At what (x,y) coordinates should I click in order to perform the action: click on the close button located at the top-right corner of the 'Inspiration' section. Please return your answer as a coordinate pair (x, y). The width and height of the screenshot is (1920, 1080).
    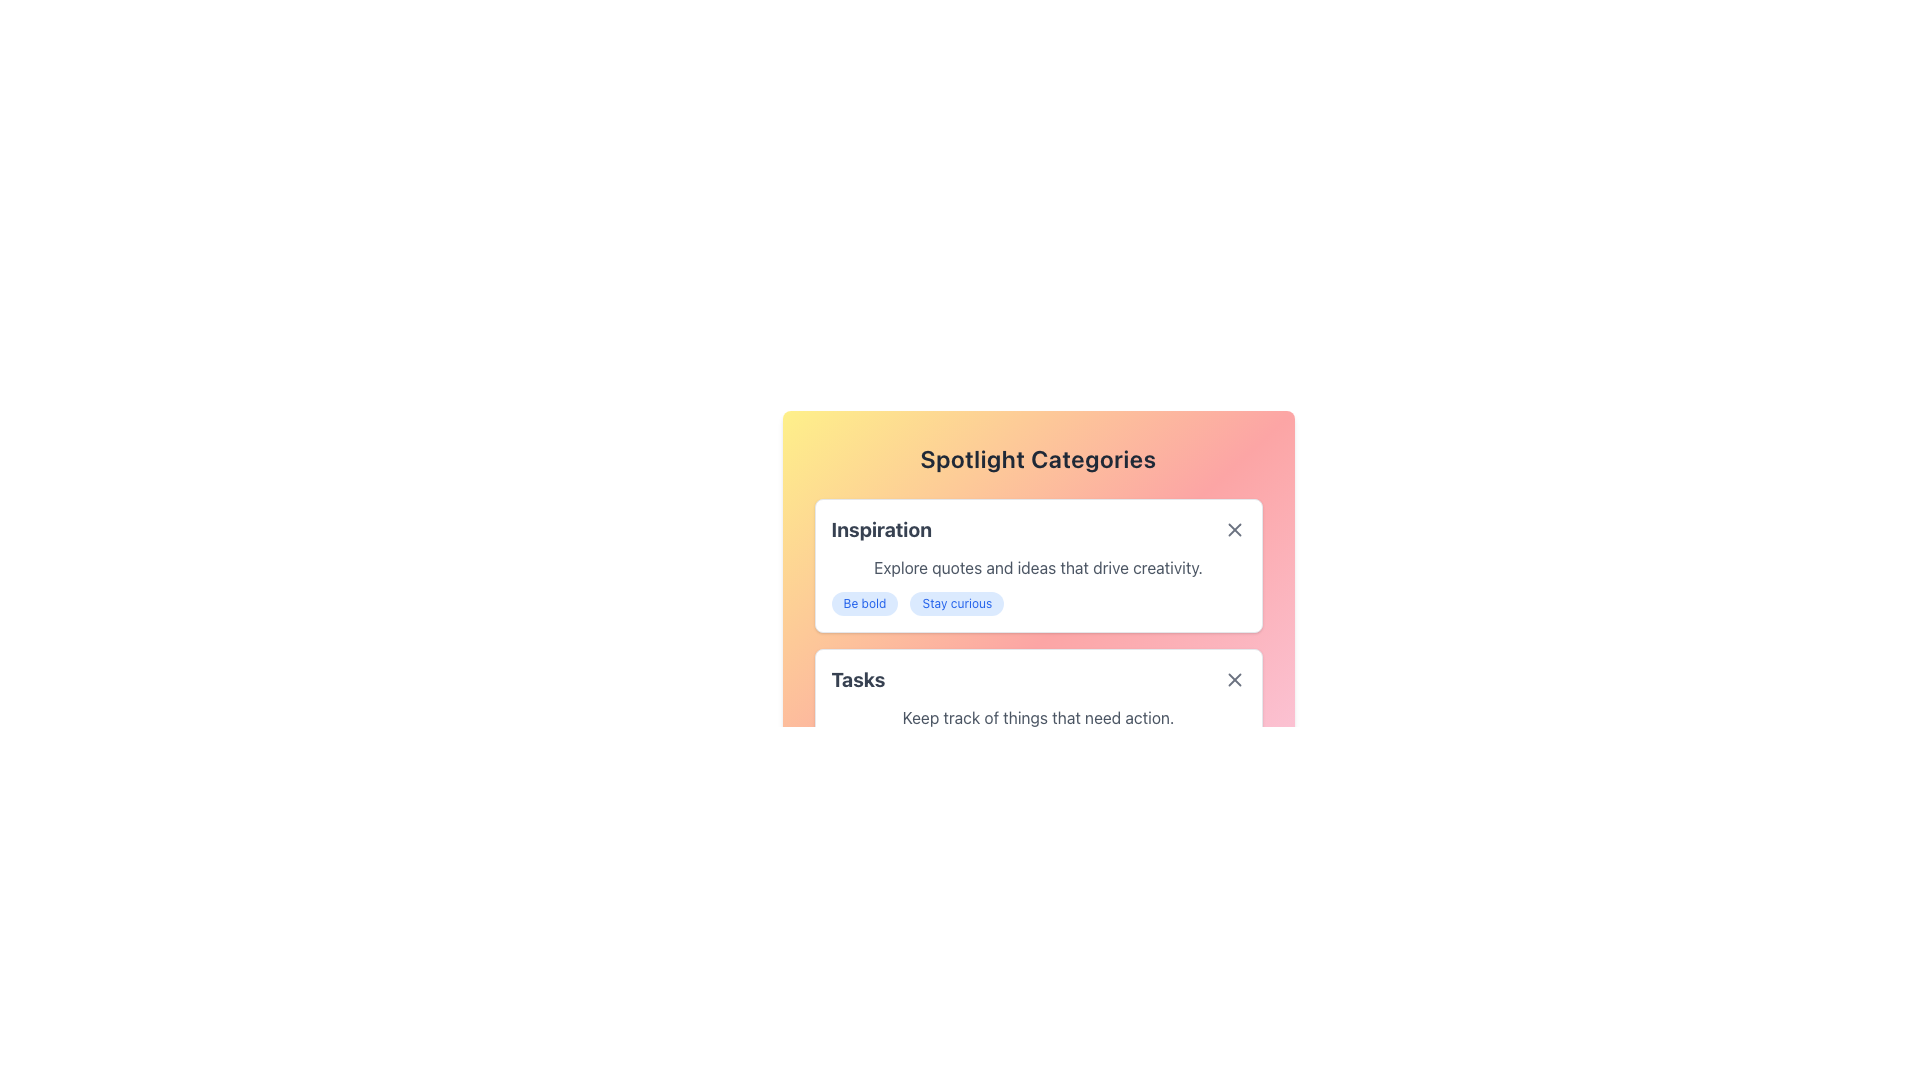
    Looking at the image, I should click on (1233, 528).